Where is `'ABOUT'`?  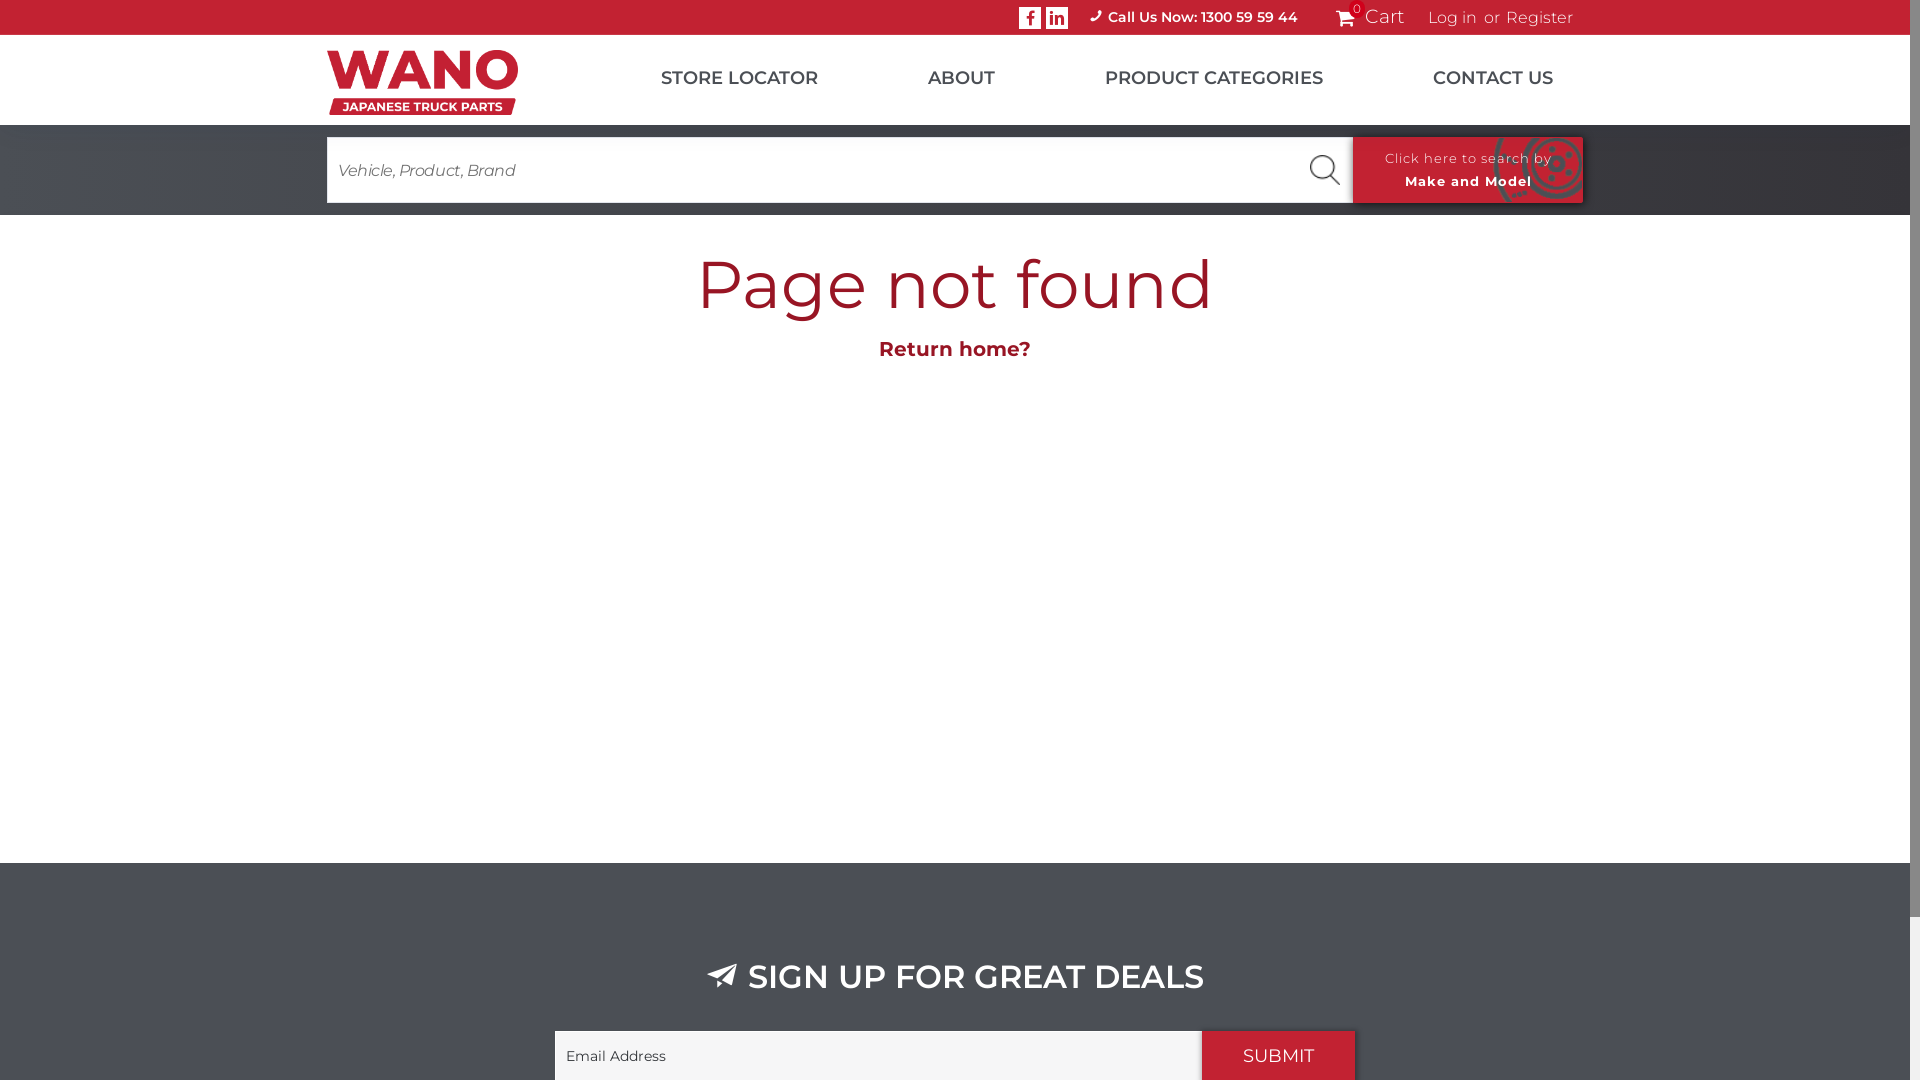 'ABOUT' is located at coordinates (848, 72).